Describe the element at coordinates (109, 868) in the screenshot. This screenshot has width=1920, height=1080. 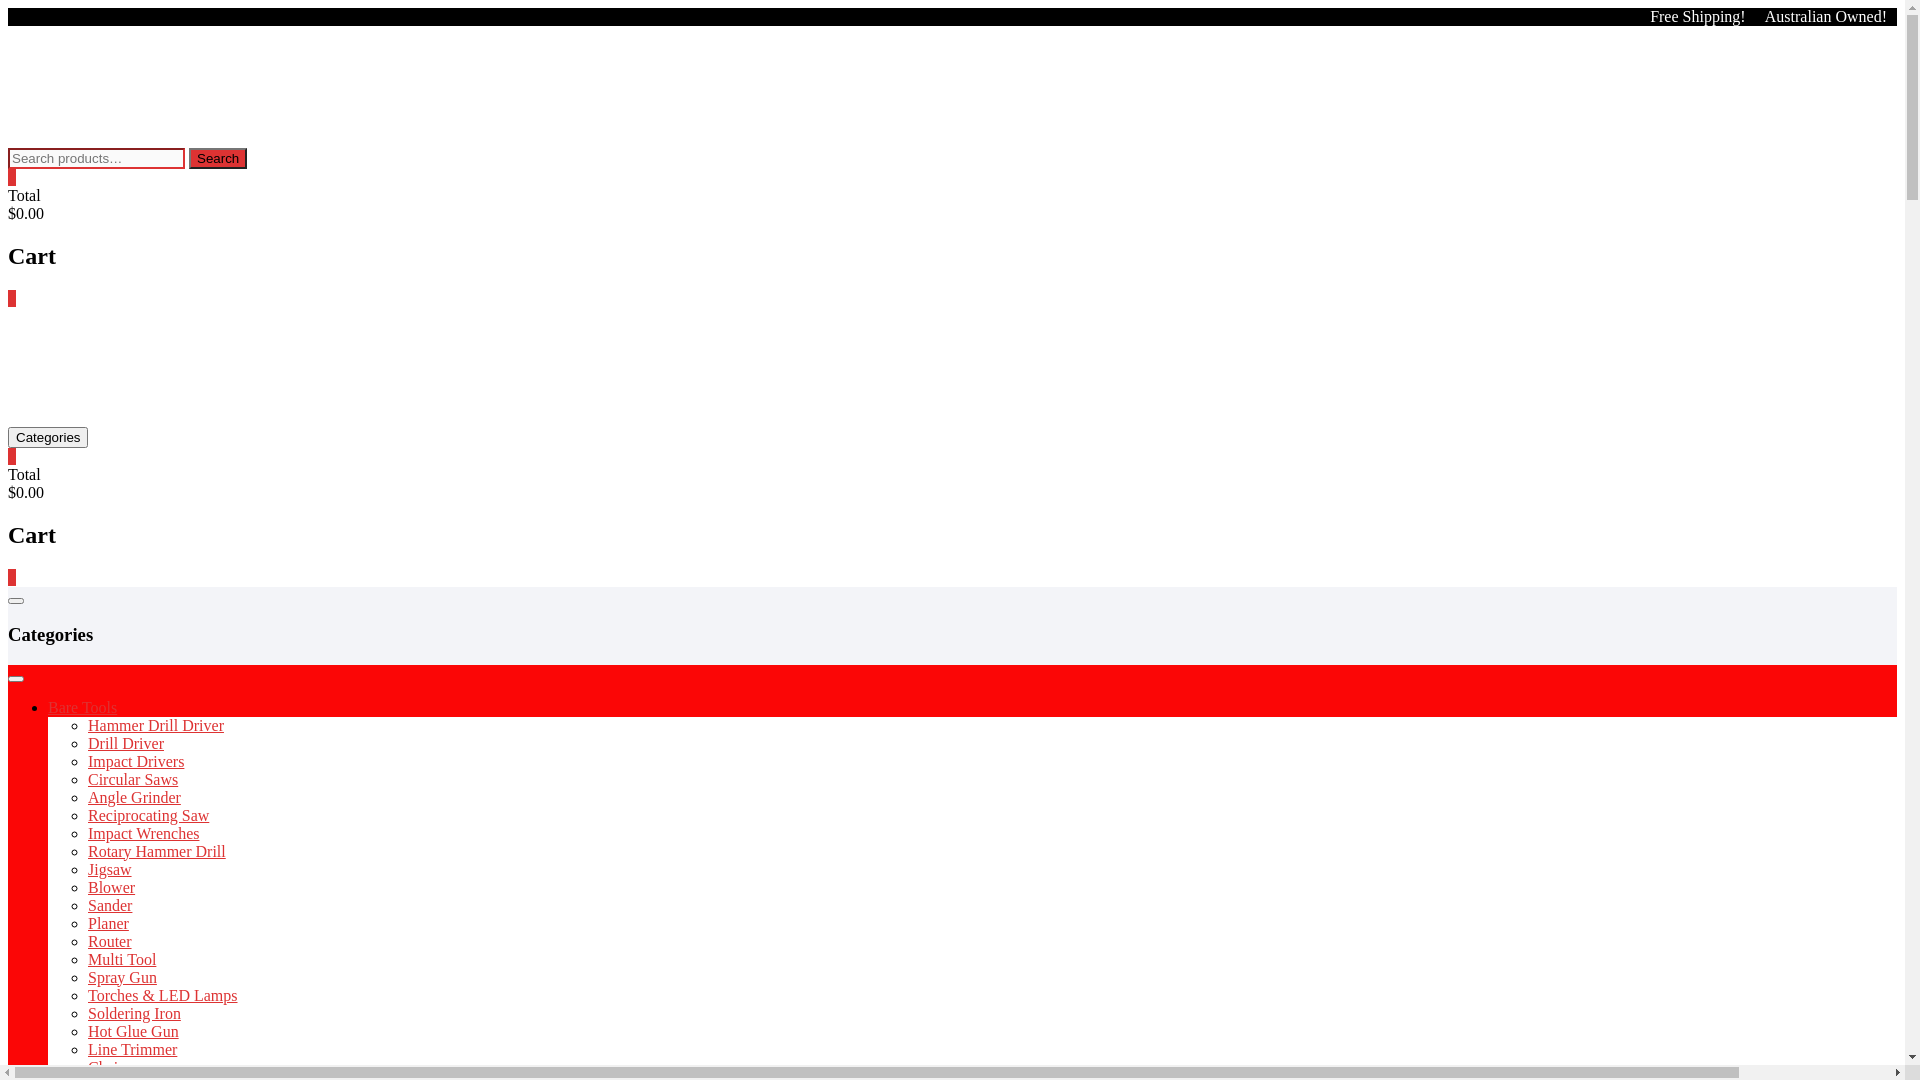
I see `'Jigsaw'` at that location.